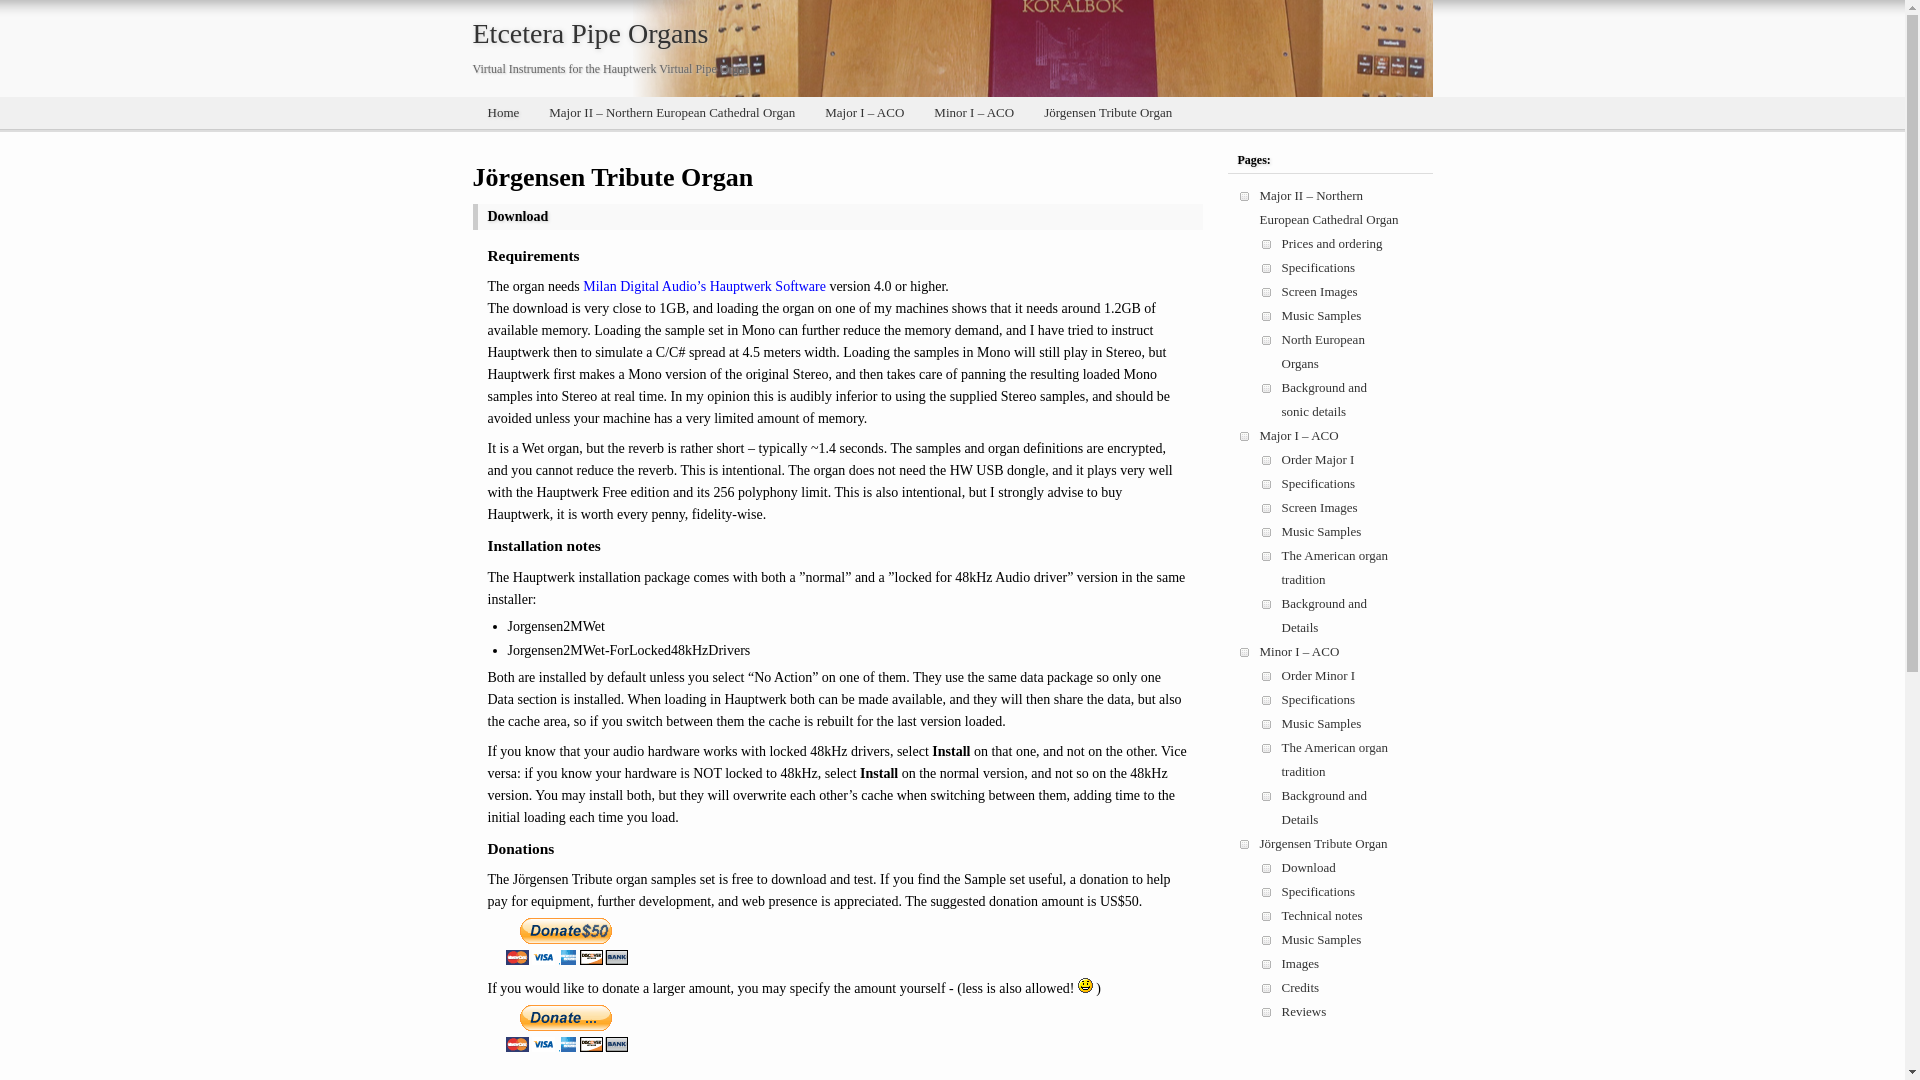  Describe the element at coordinates (1321, 939) in the screenshot. I see `'Music Samples'` at that location.